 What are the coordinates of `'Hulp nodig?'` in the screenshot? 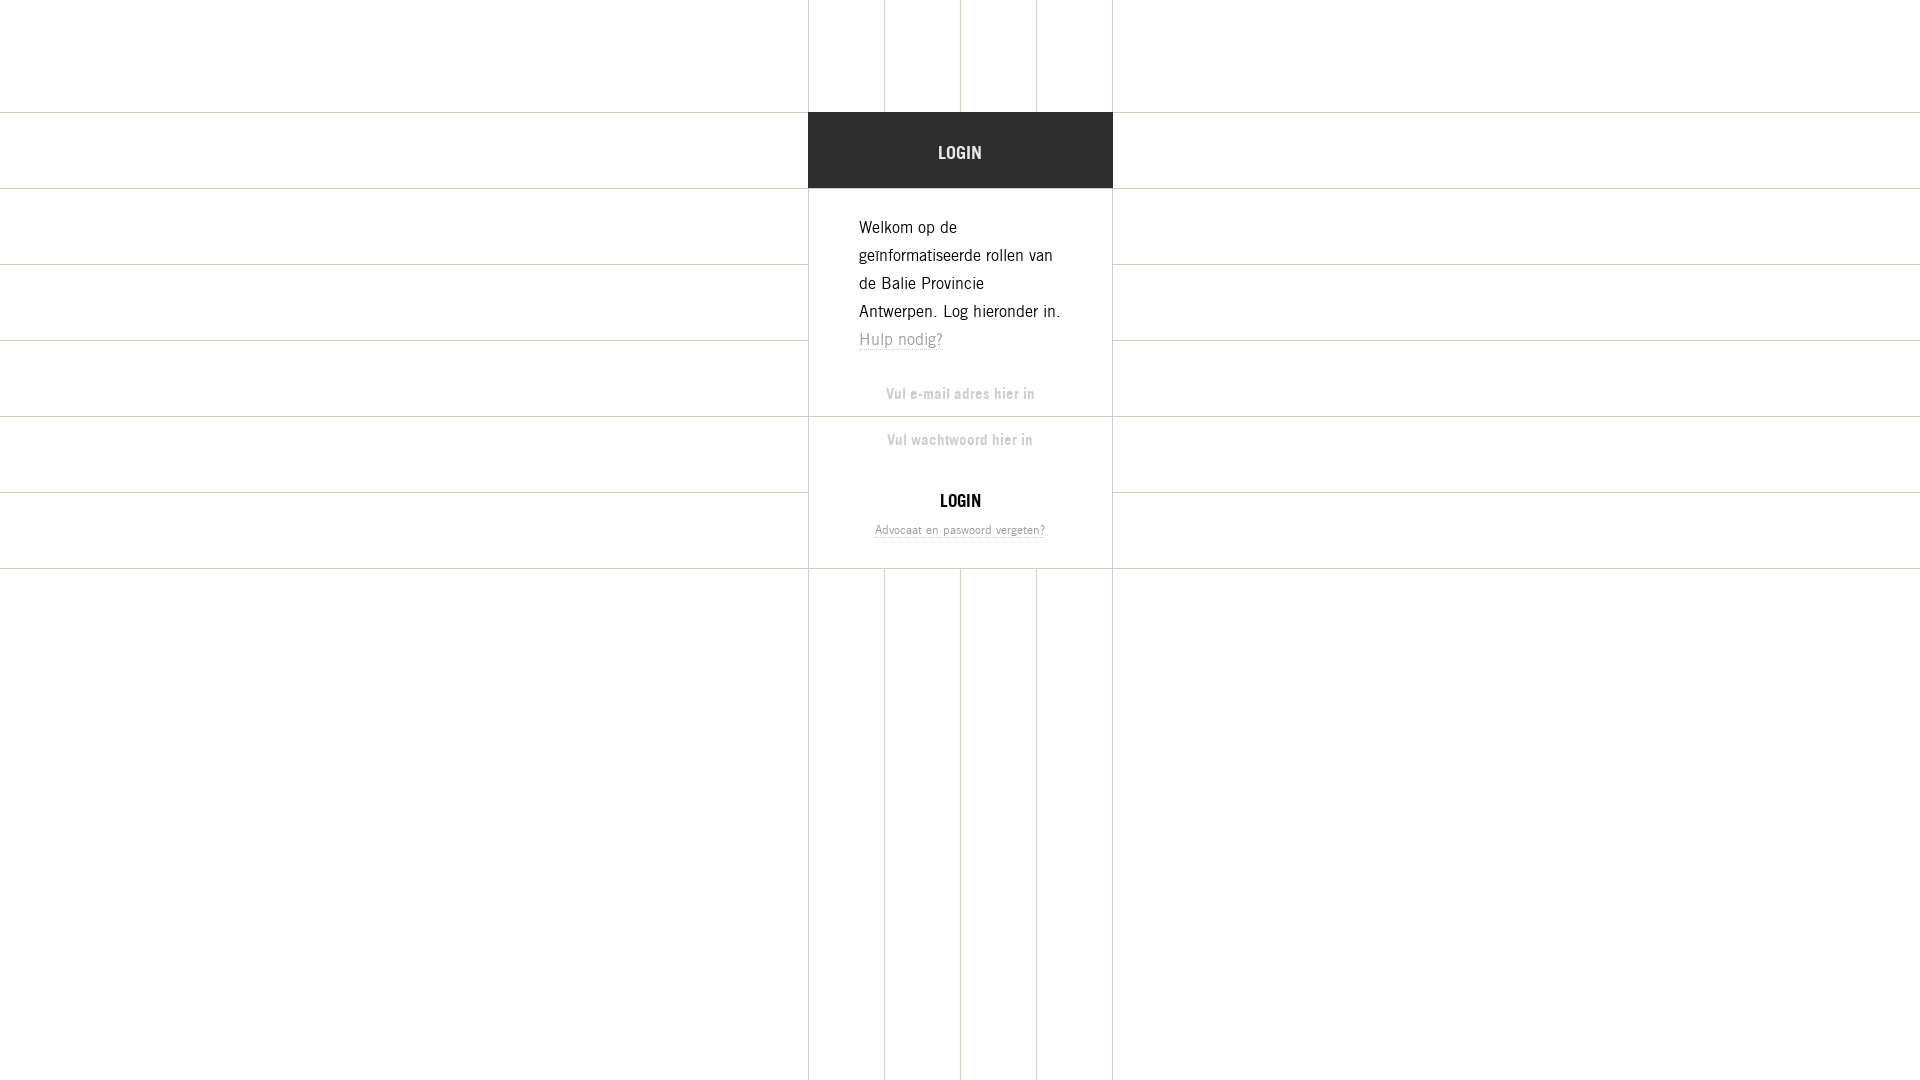 It's located at (858, 338).